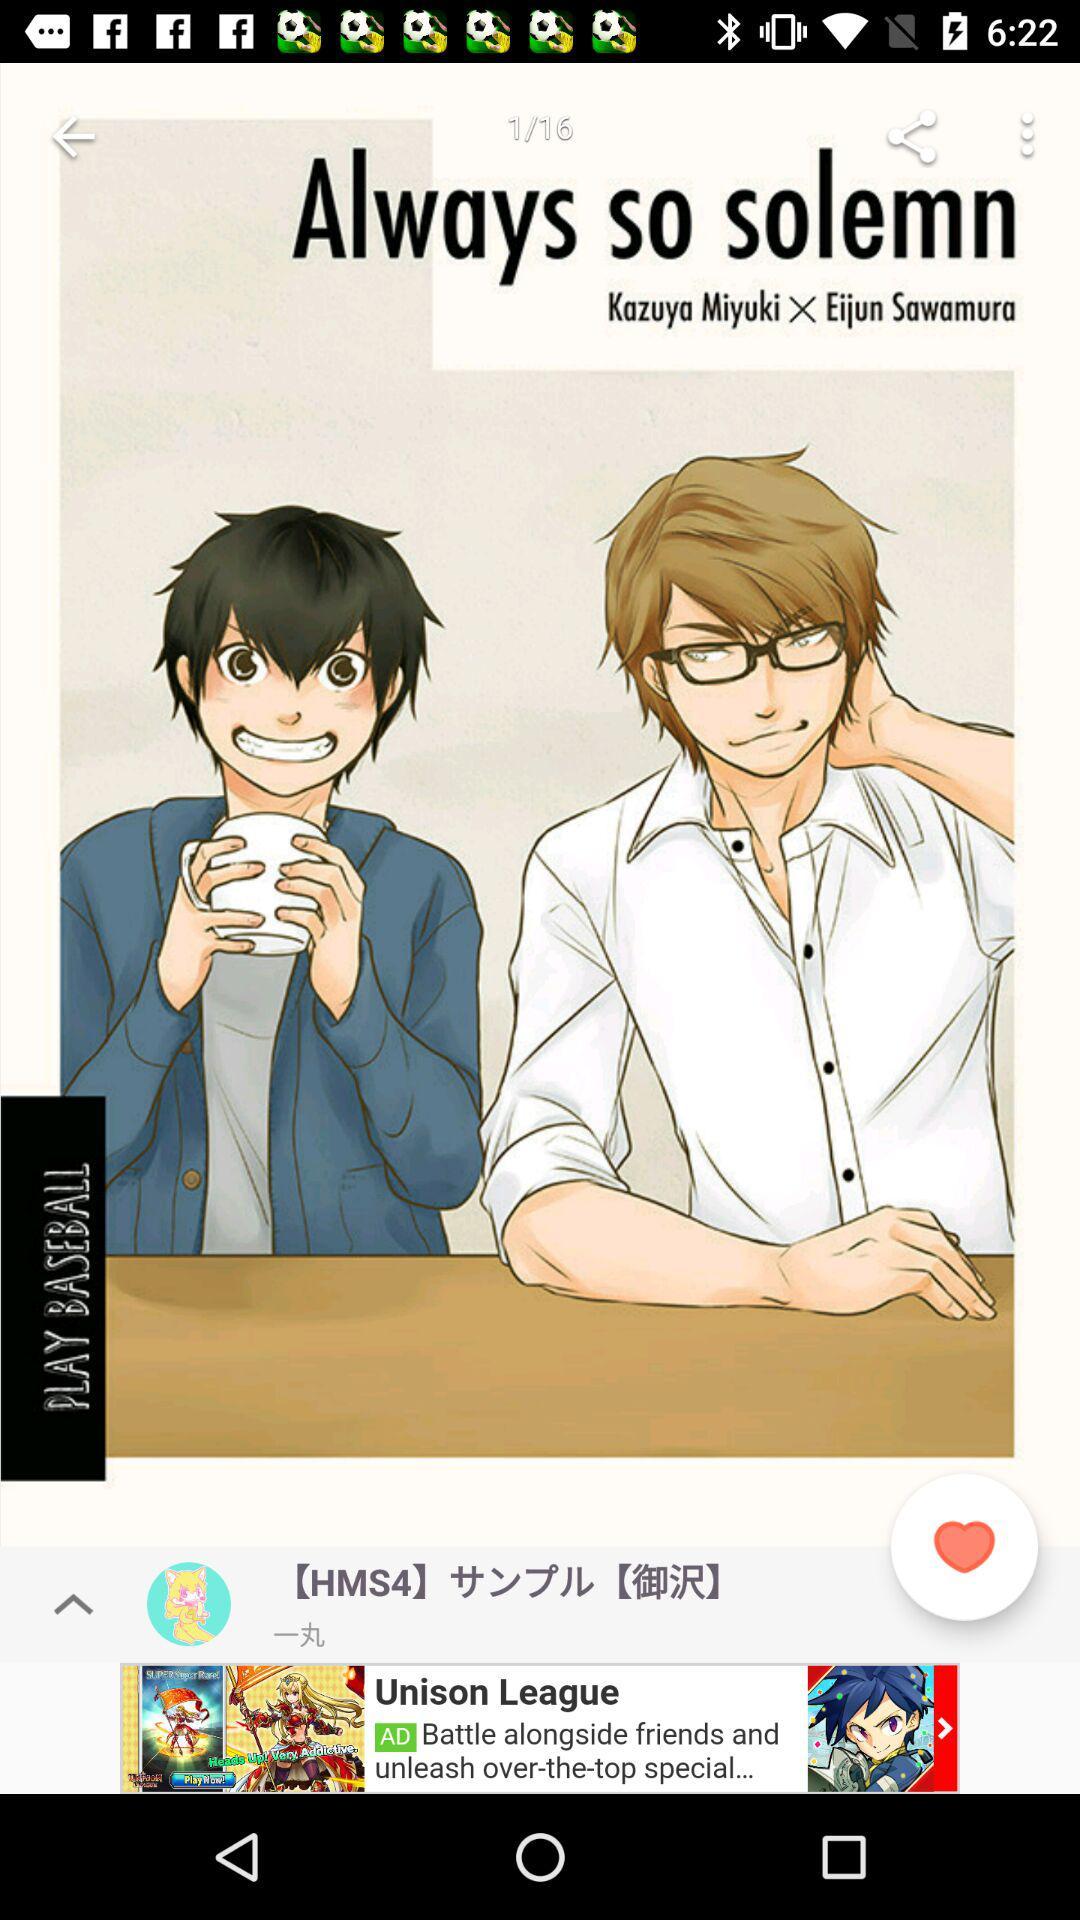 The width and height of the screenshot is (1080, 1920). Describe the element at coordinates (911, 135) in the screenshot. I see `go share image or video` at that location.